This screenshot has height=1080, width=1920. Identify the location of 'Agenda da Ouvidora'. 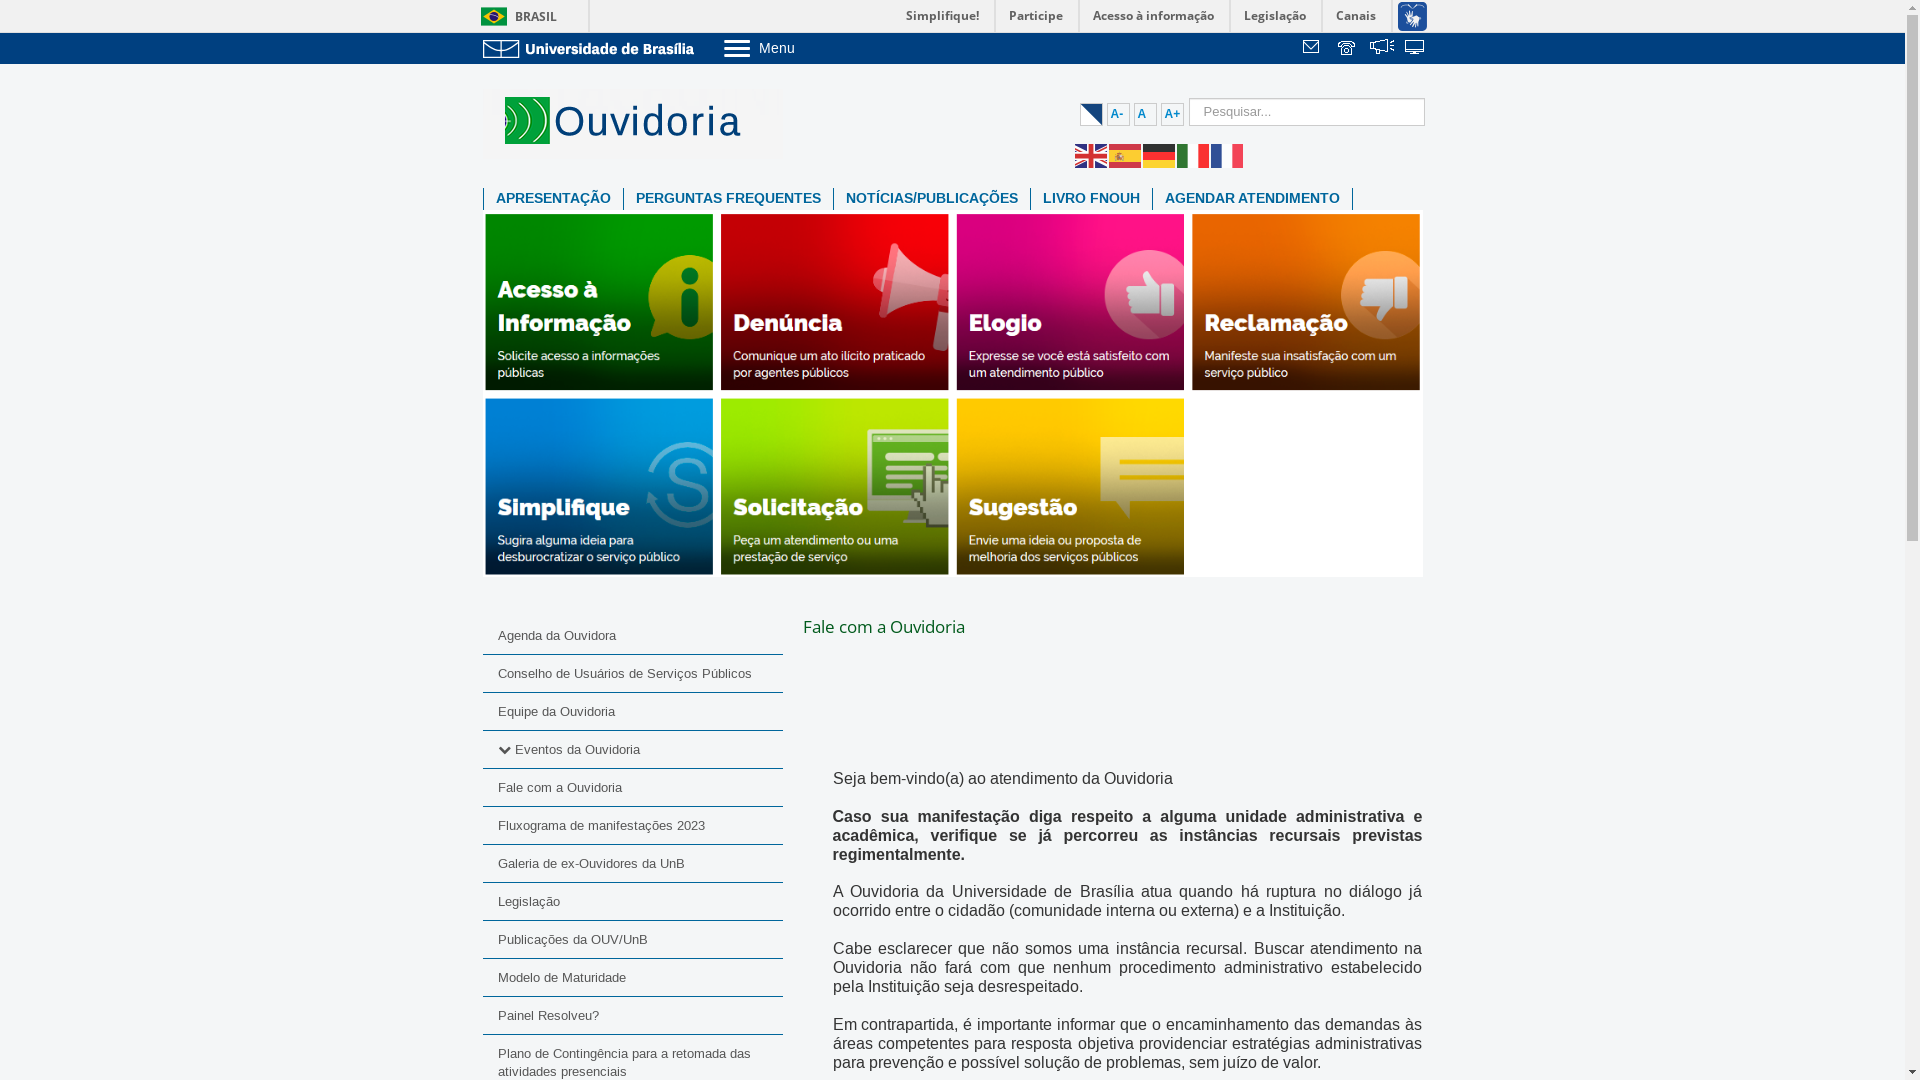
(631, 636).